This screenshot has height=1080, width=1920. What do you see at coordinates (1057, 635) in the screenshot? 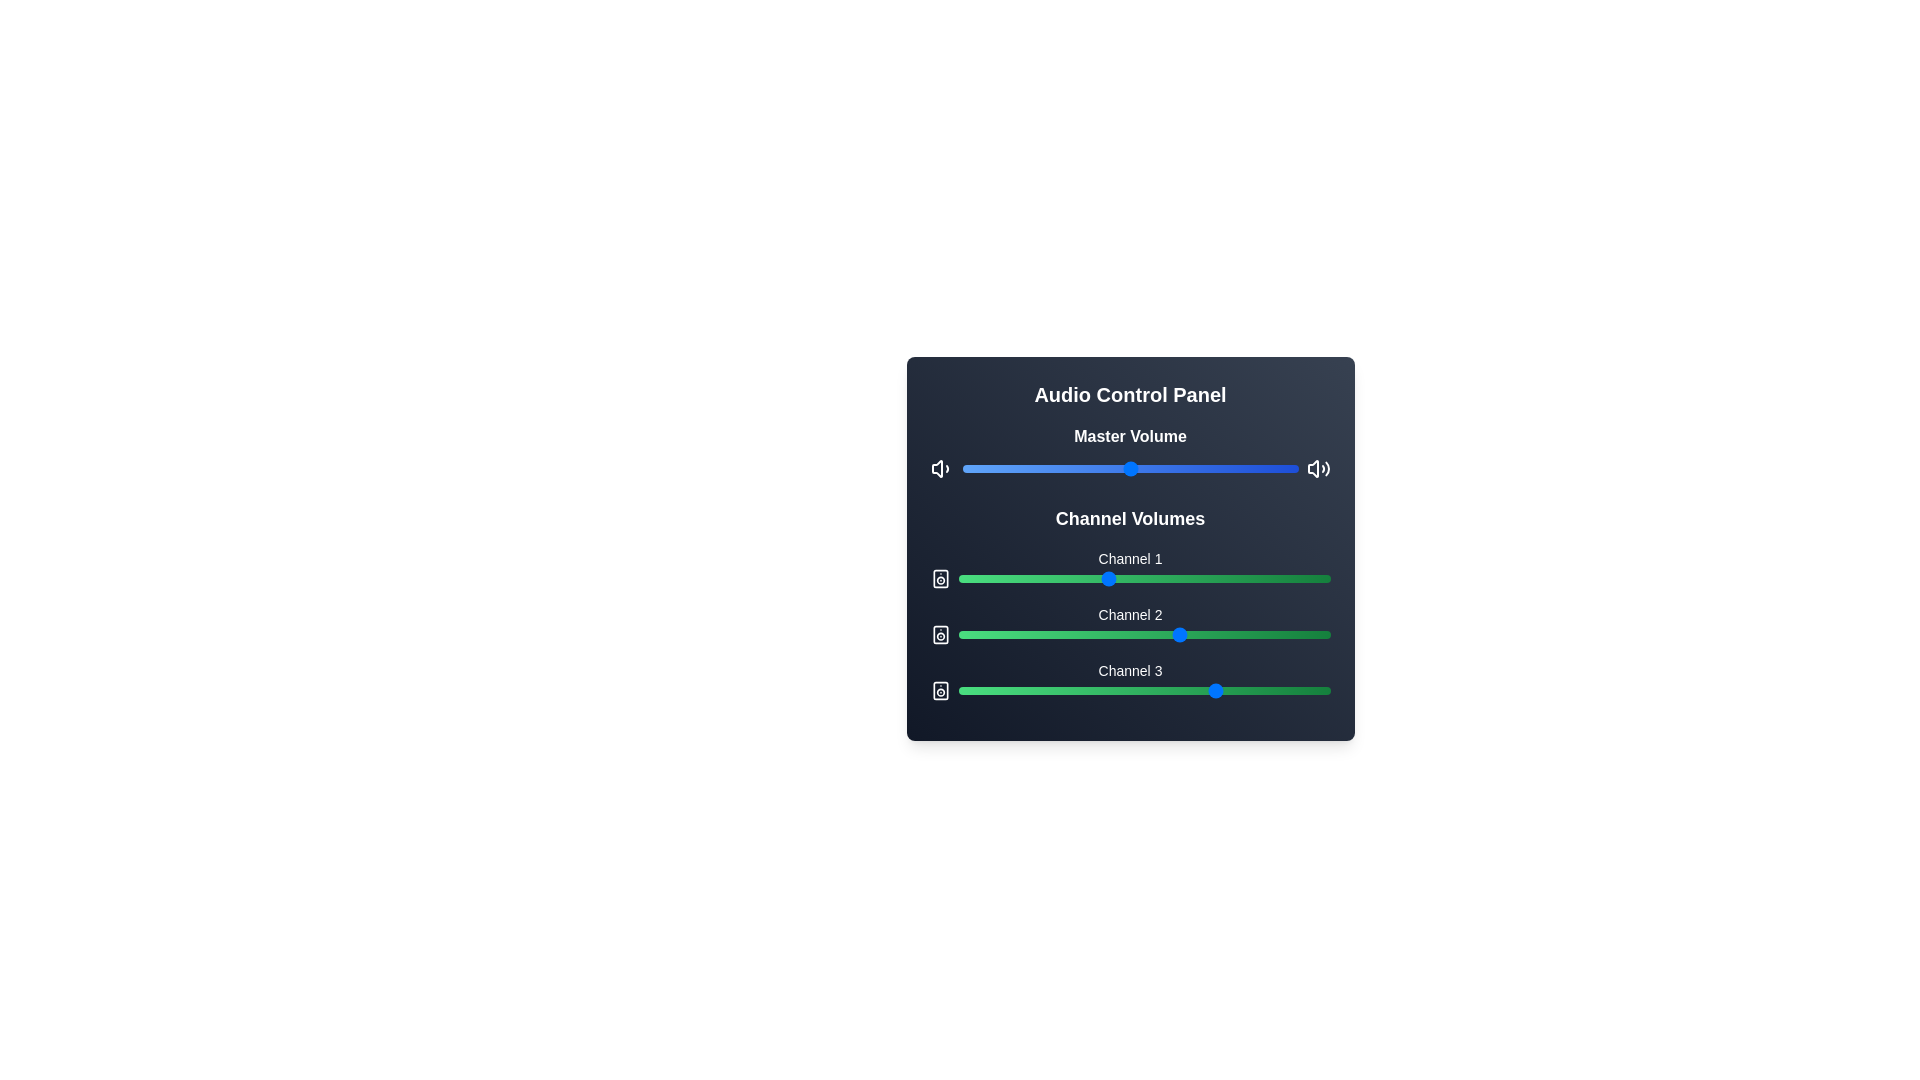
I see `the slider value` at bounding box center [1057, 635].